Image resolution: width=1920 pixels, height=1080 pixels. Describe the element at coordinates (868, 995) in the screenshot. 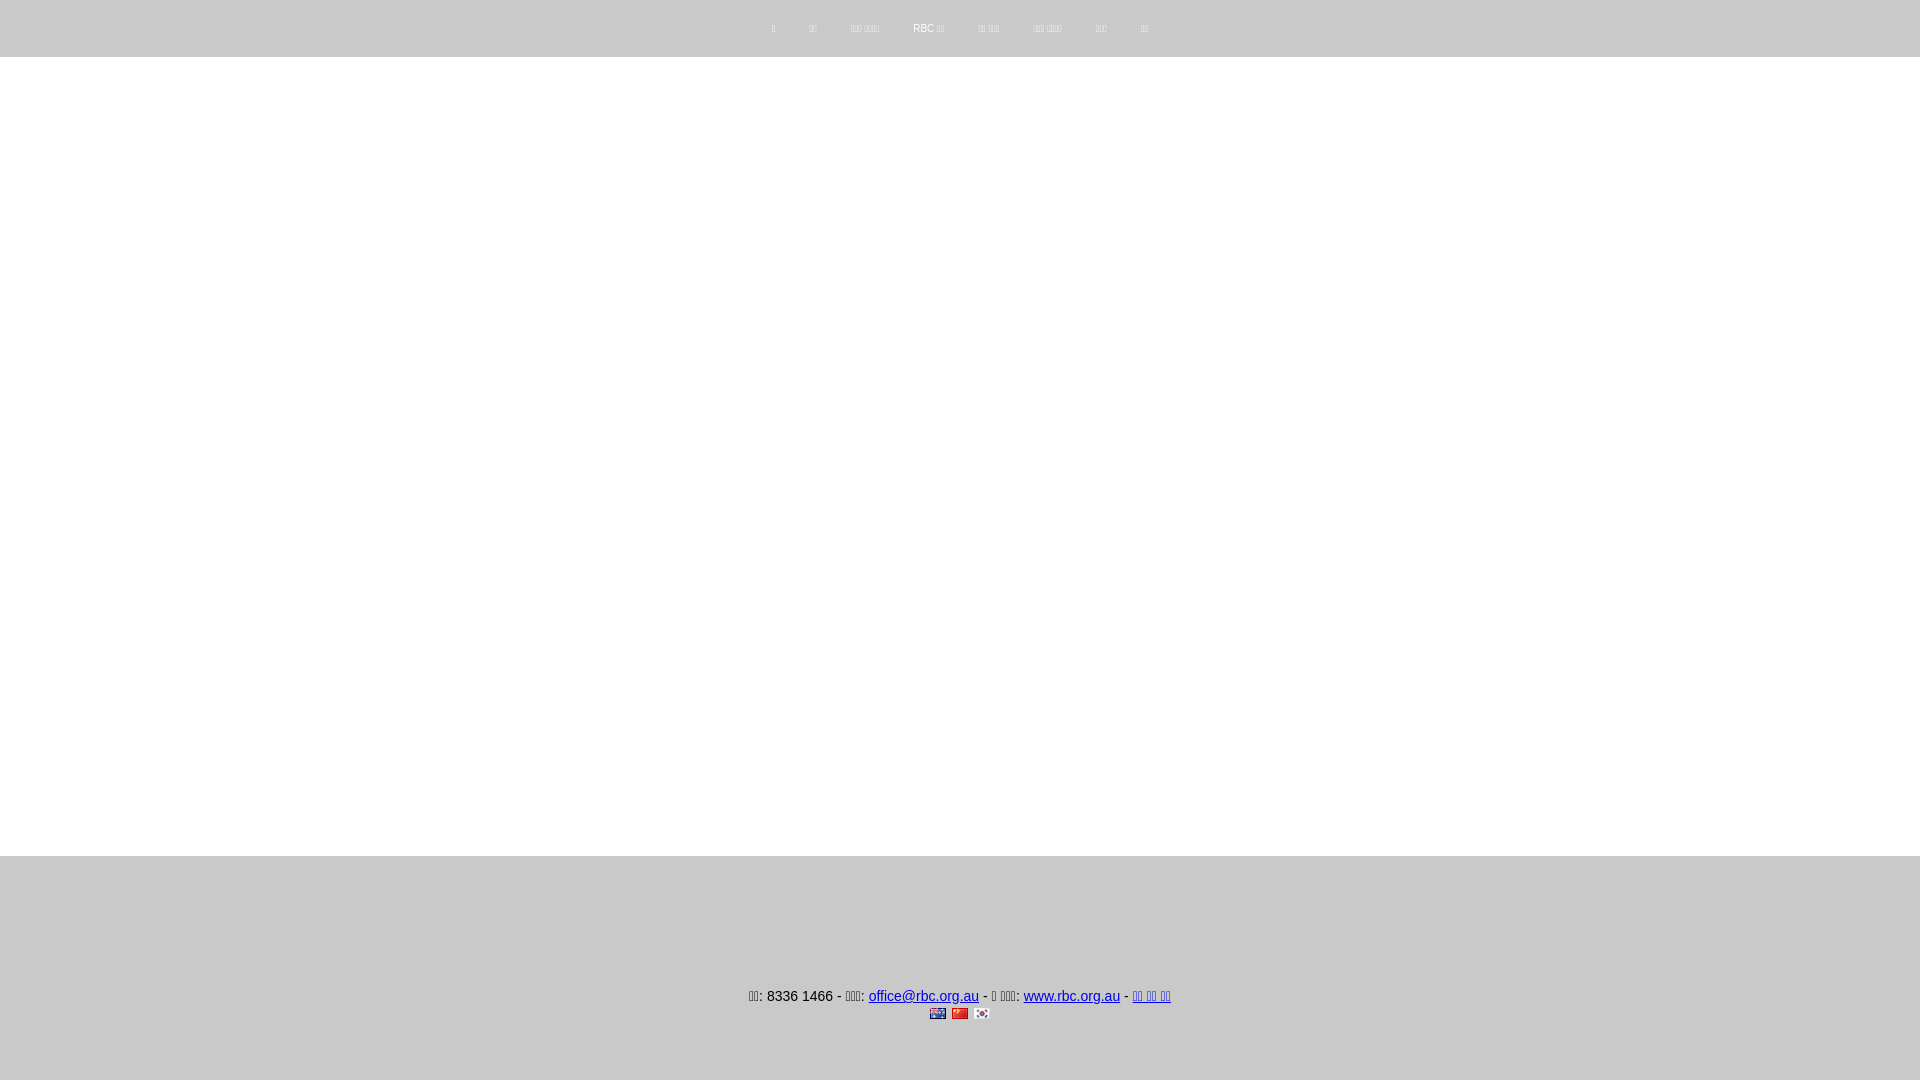

I see `'office@rbc.org.au'` at that location.